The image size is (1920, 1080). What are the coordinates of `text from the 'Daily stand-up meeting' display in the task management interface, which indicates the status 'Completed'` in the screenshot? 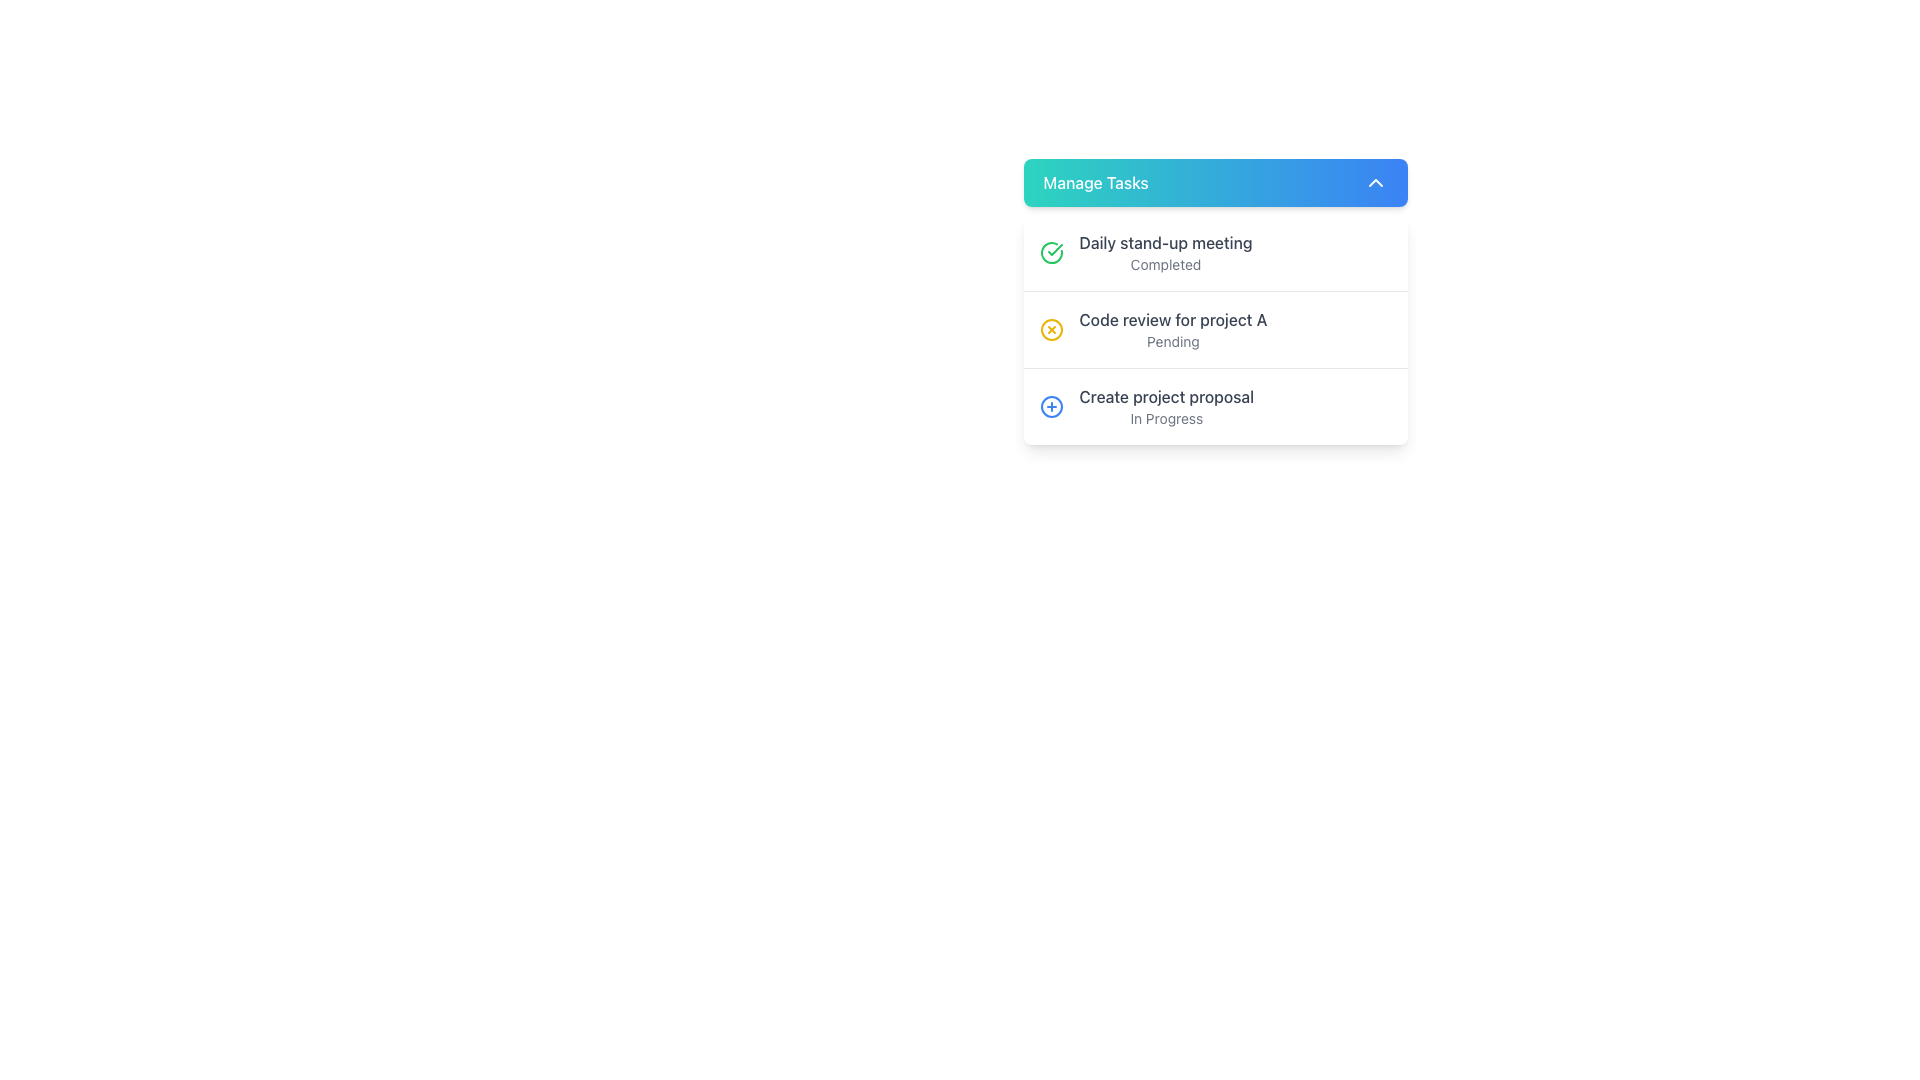 It's located at (1166, 252).